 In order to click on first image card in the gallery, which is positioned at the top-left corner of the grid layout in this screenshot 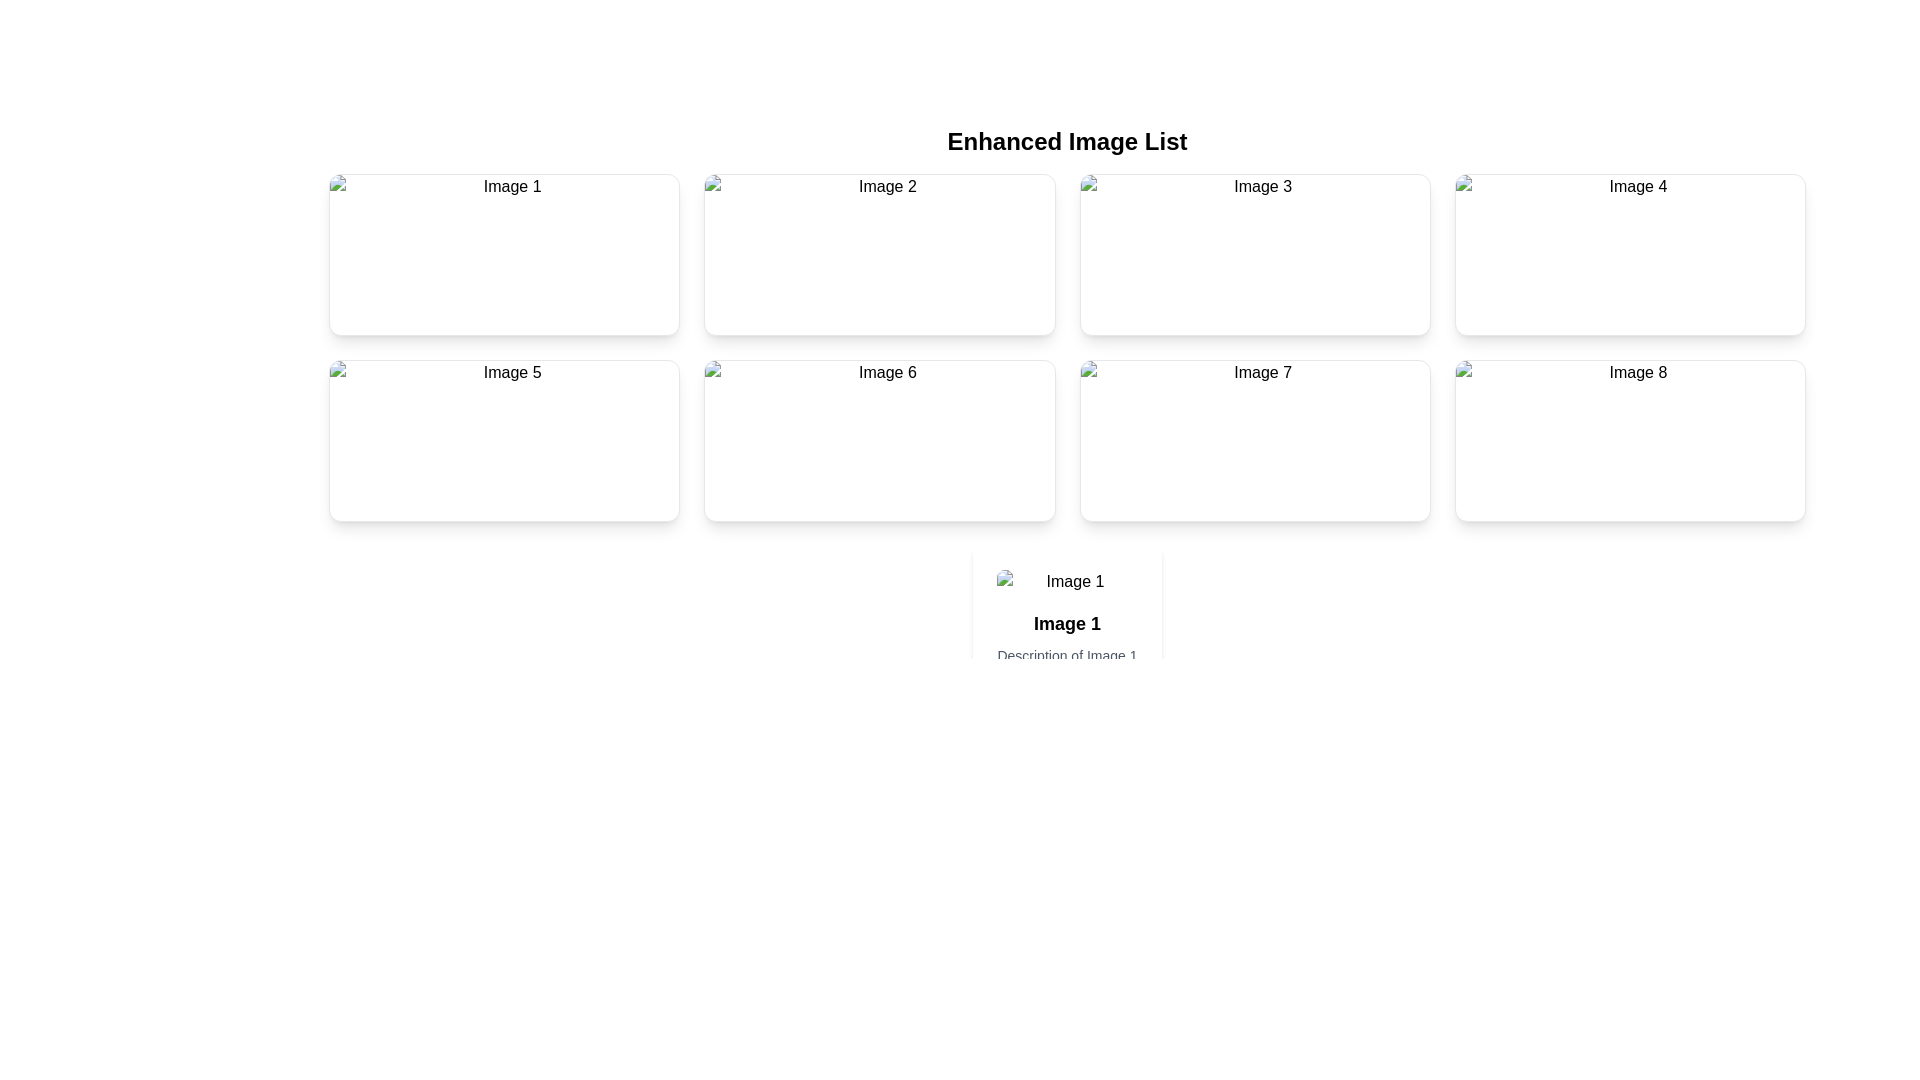, I will do `click(504, 253)`.